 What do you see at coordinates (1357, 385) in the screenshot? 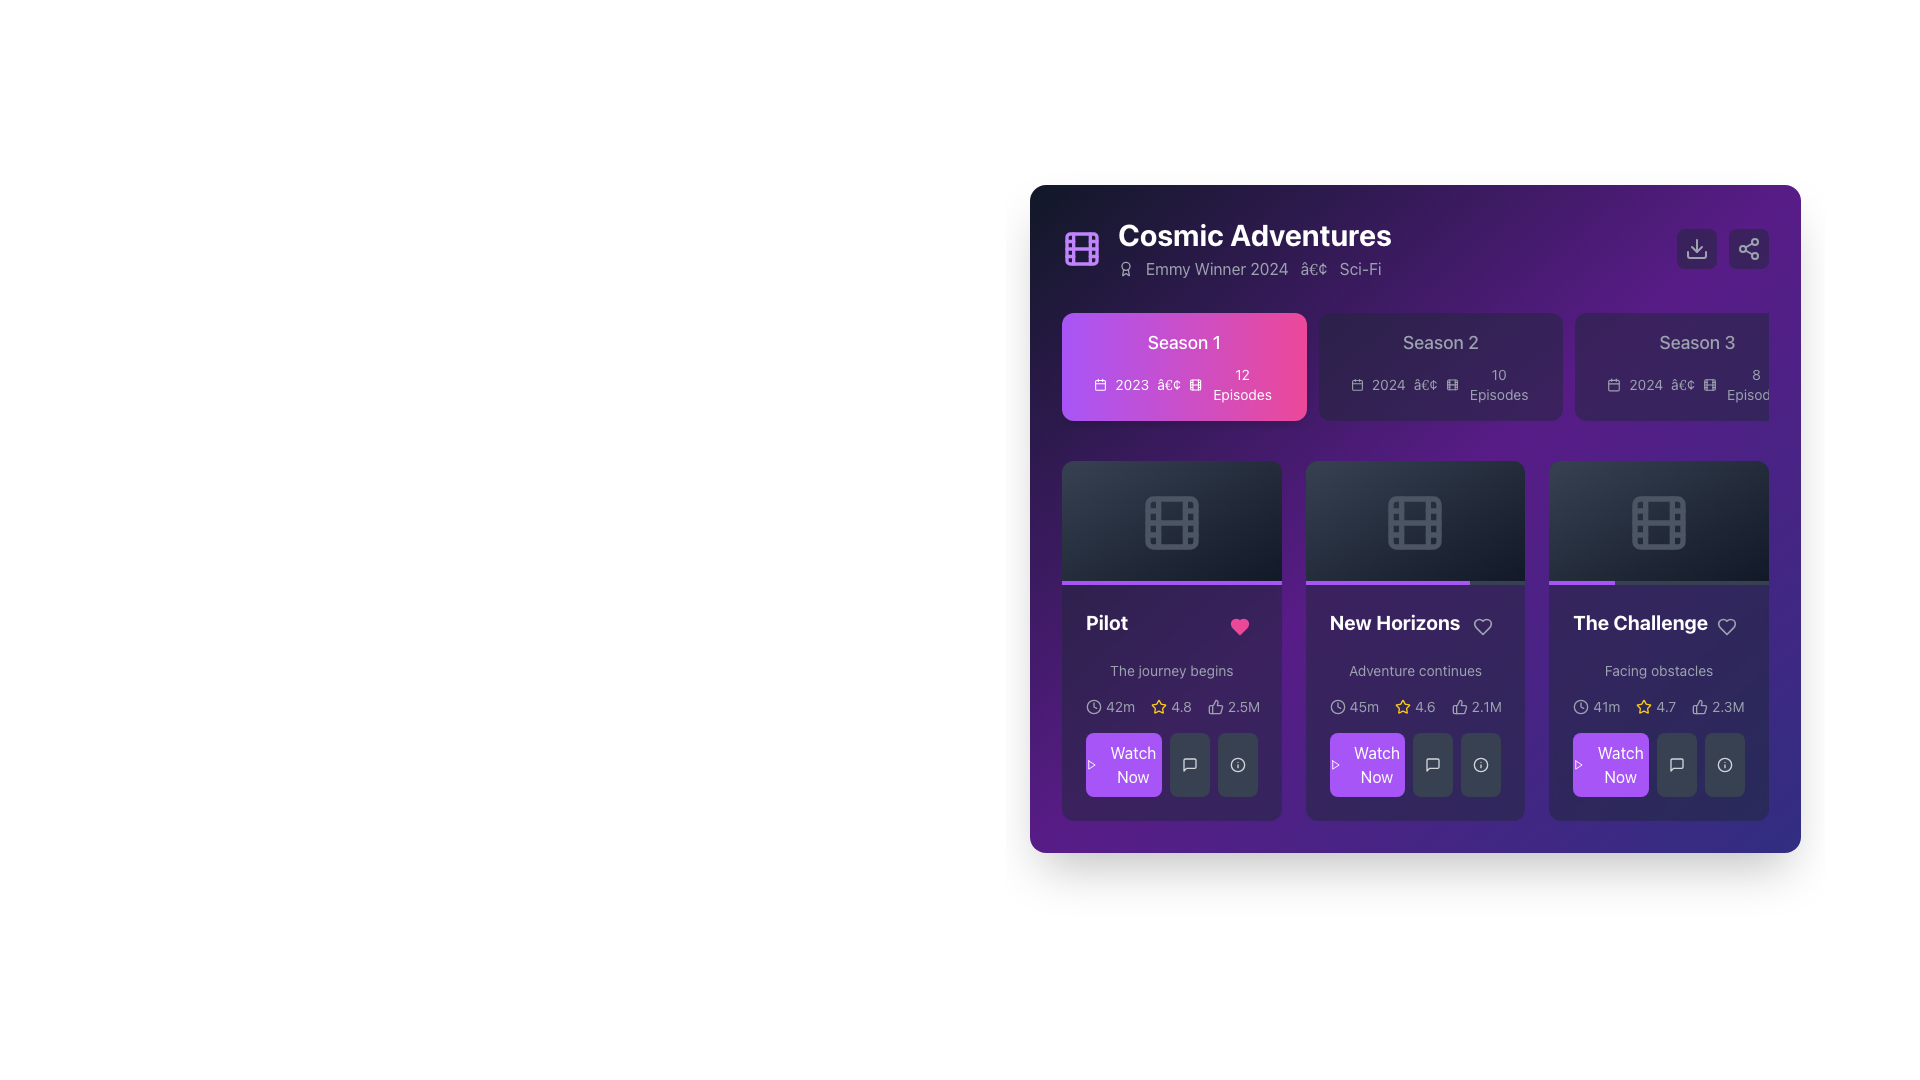
I see `the graphical element in the top-left corner of the calendar icon, which is part of the informational cards for a TV show` at bounding box center [1357, 385].